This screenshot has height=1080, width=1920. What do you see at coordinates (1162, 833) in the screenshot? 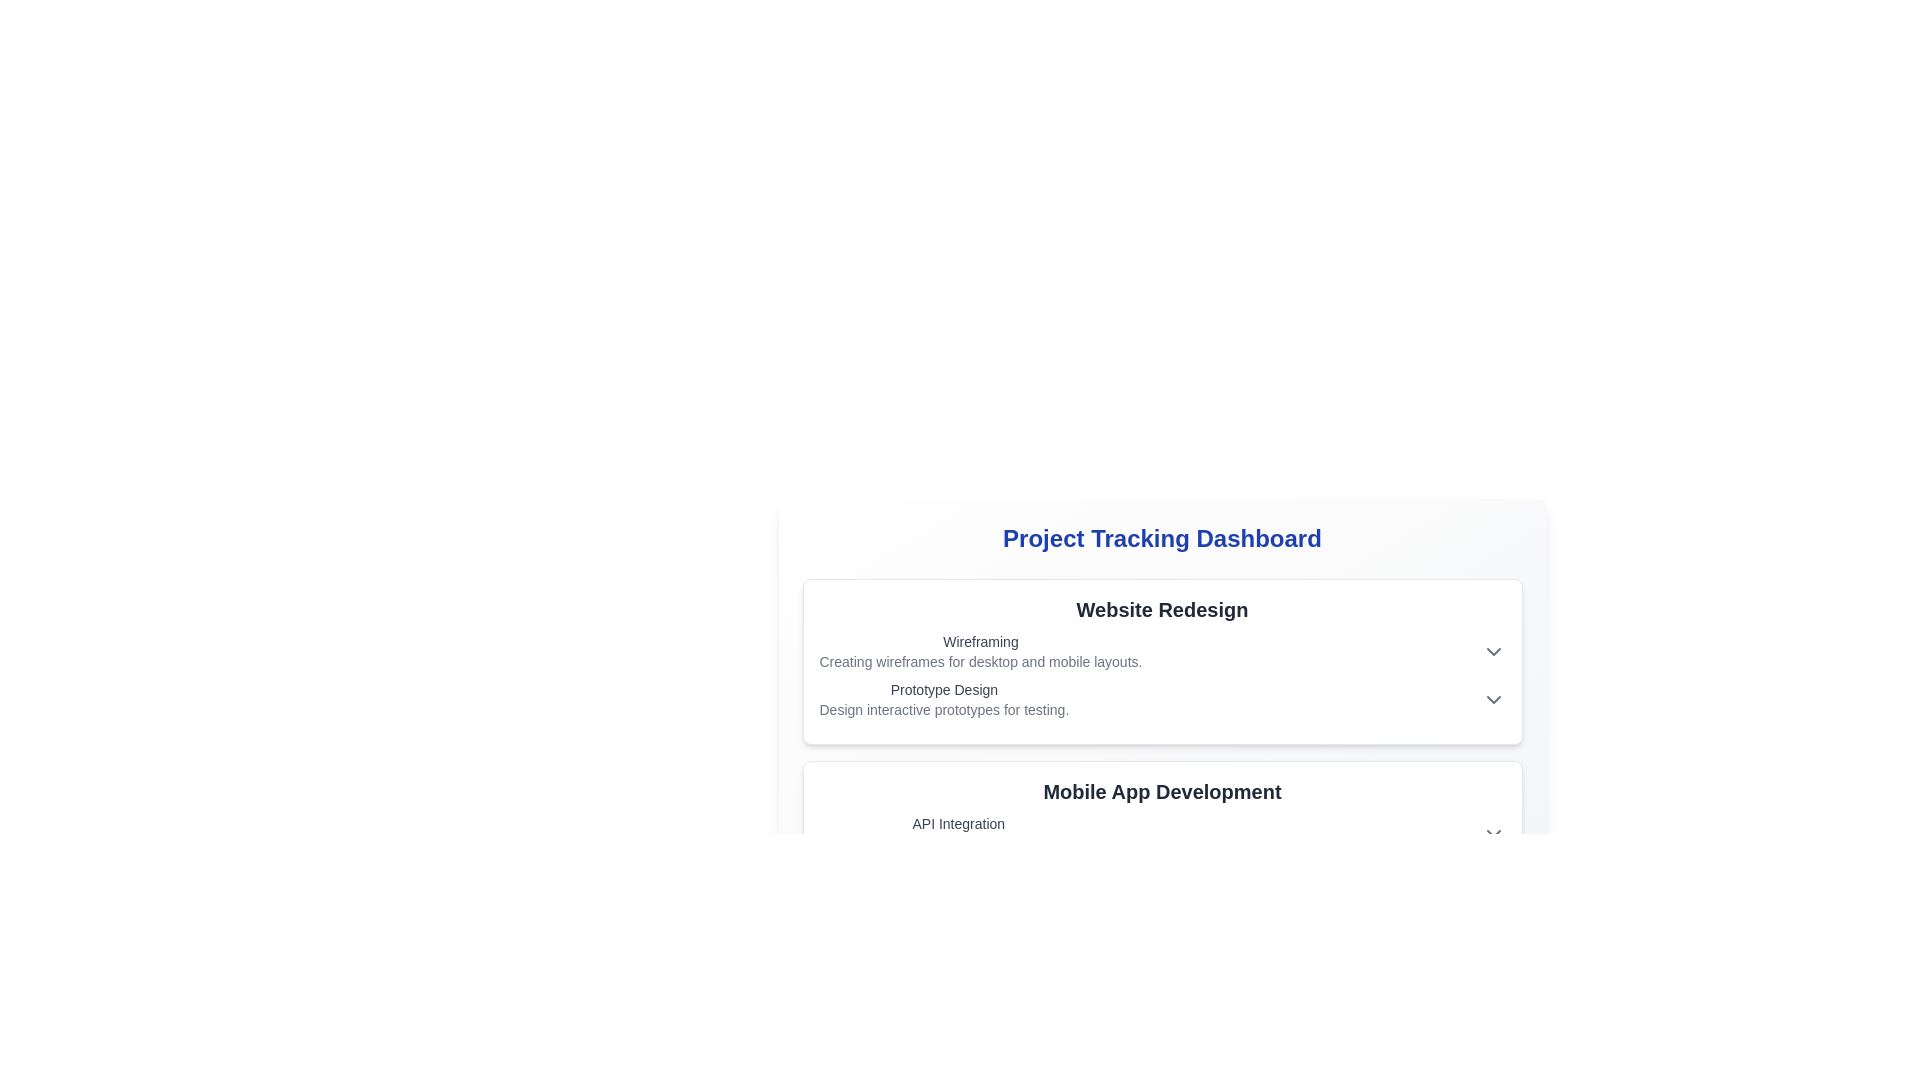
I see `information displayed in the list item titled 'API Integration' with the description 'Connecting front-end and back-end services.'` at bounding box center [1162, 833].